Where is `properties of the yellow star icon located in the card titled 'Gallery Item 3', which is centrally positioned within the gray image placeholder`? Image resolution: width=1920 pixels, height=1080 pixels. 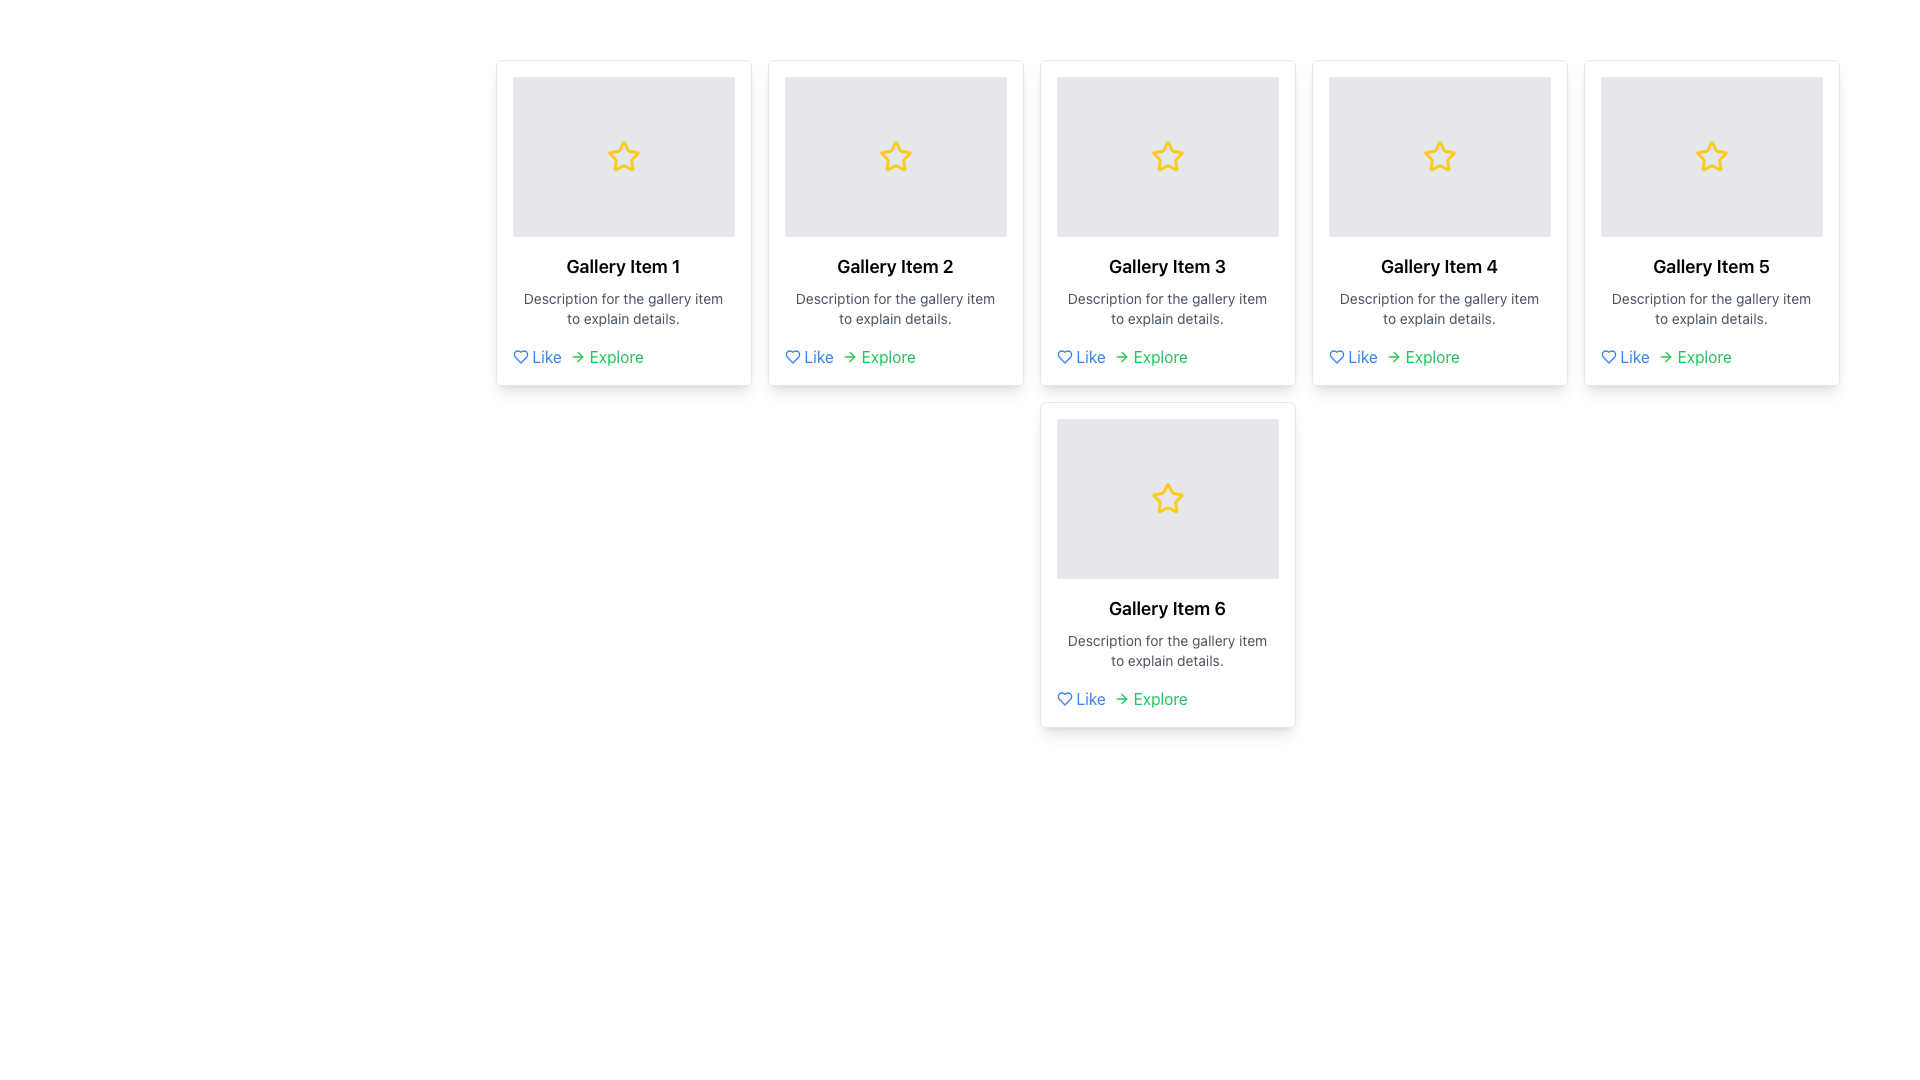 properties of the yellow star icon located in the card titled 'Gallery Item 3', which is centrally positioned within the gray image placeholder is located at coordinates (1167, 155).